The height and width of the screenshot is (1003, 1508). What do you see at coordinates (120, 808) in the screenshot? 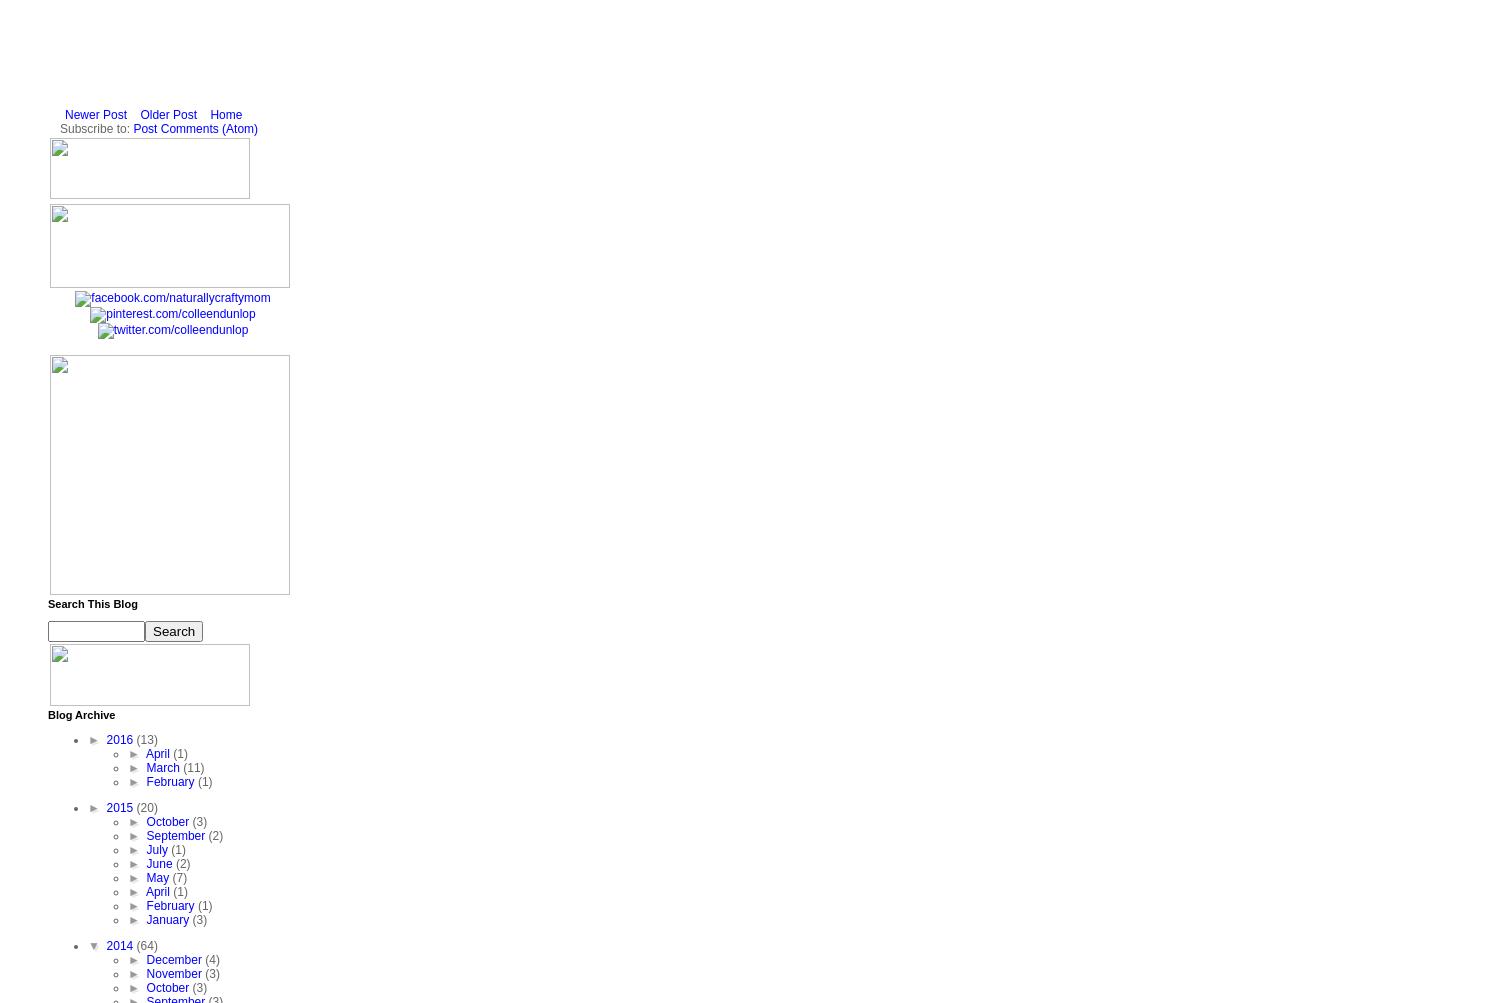
I see `'2015'` at bounding box center [120, 808].